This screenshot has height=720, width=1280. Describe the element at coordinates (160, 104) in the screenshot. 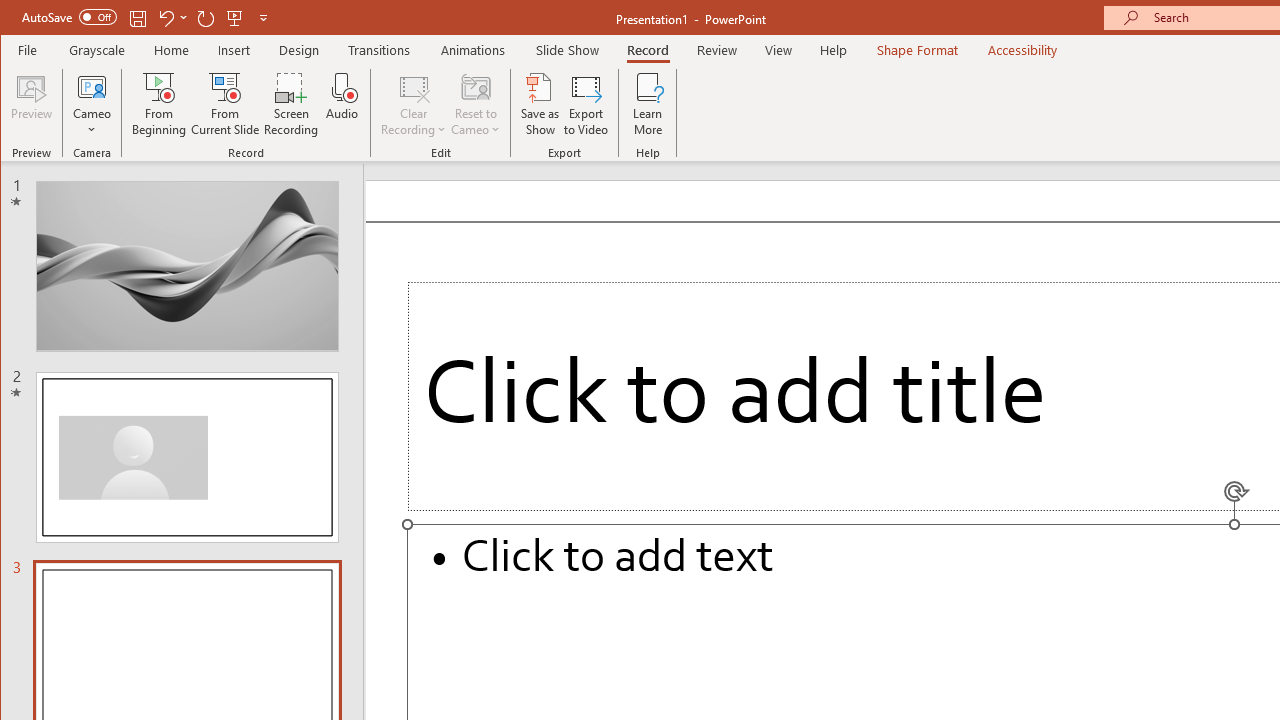

I see `'From Beginning...'` at that location.